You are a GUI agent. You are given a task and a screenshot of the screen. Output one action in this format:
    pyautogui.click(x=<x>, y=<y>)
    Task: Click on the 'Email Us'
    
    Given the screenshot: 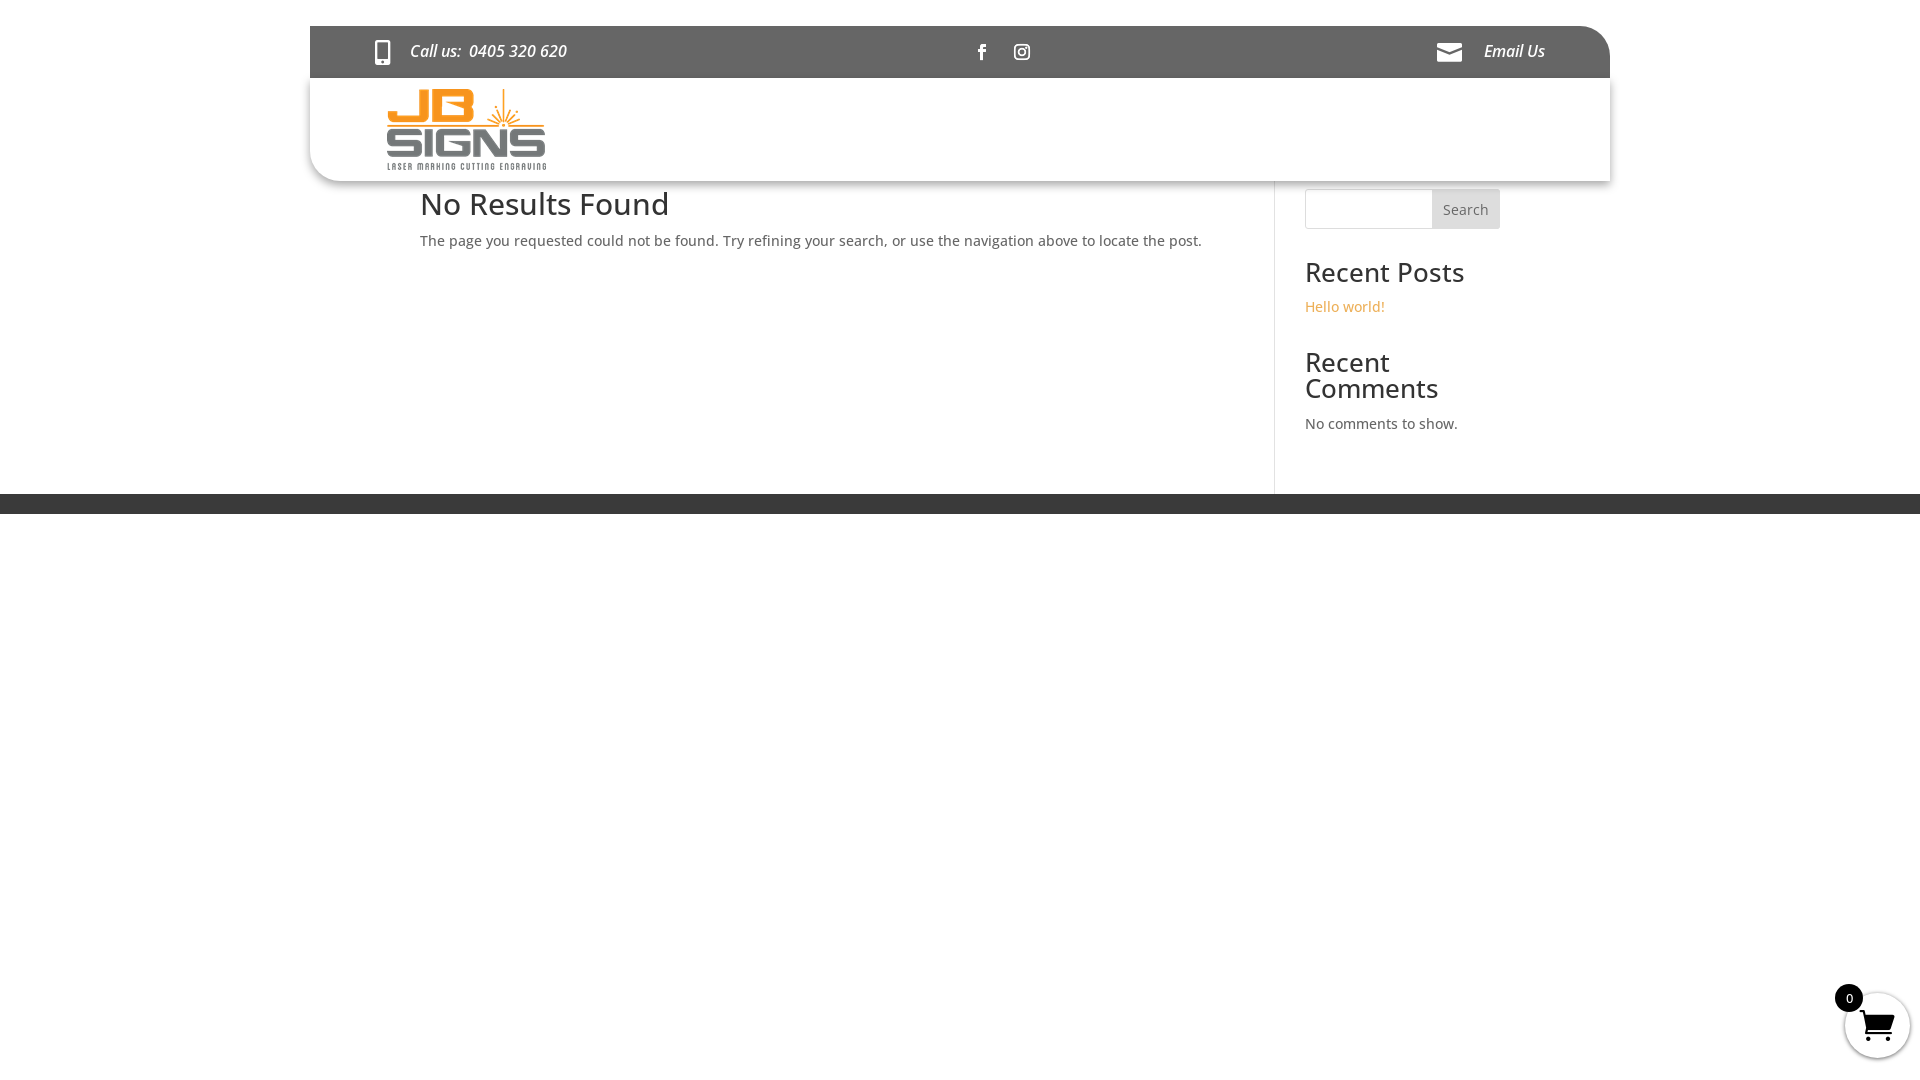 What is the action you would take?
    pyautogui.click(x=1514, y=49)
    